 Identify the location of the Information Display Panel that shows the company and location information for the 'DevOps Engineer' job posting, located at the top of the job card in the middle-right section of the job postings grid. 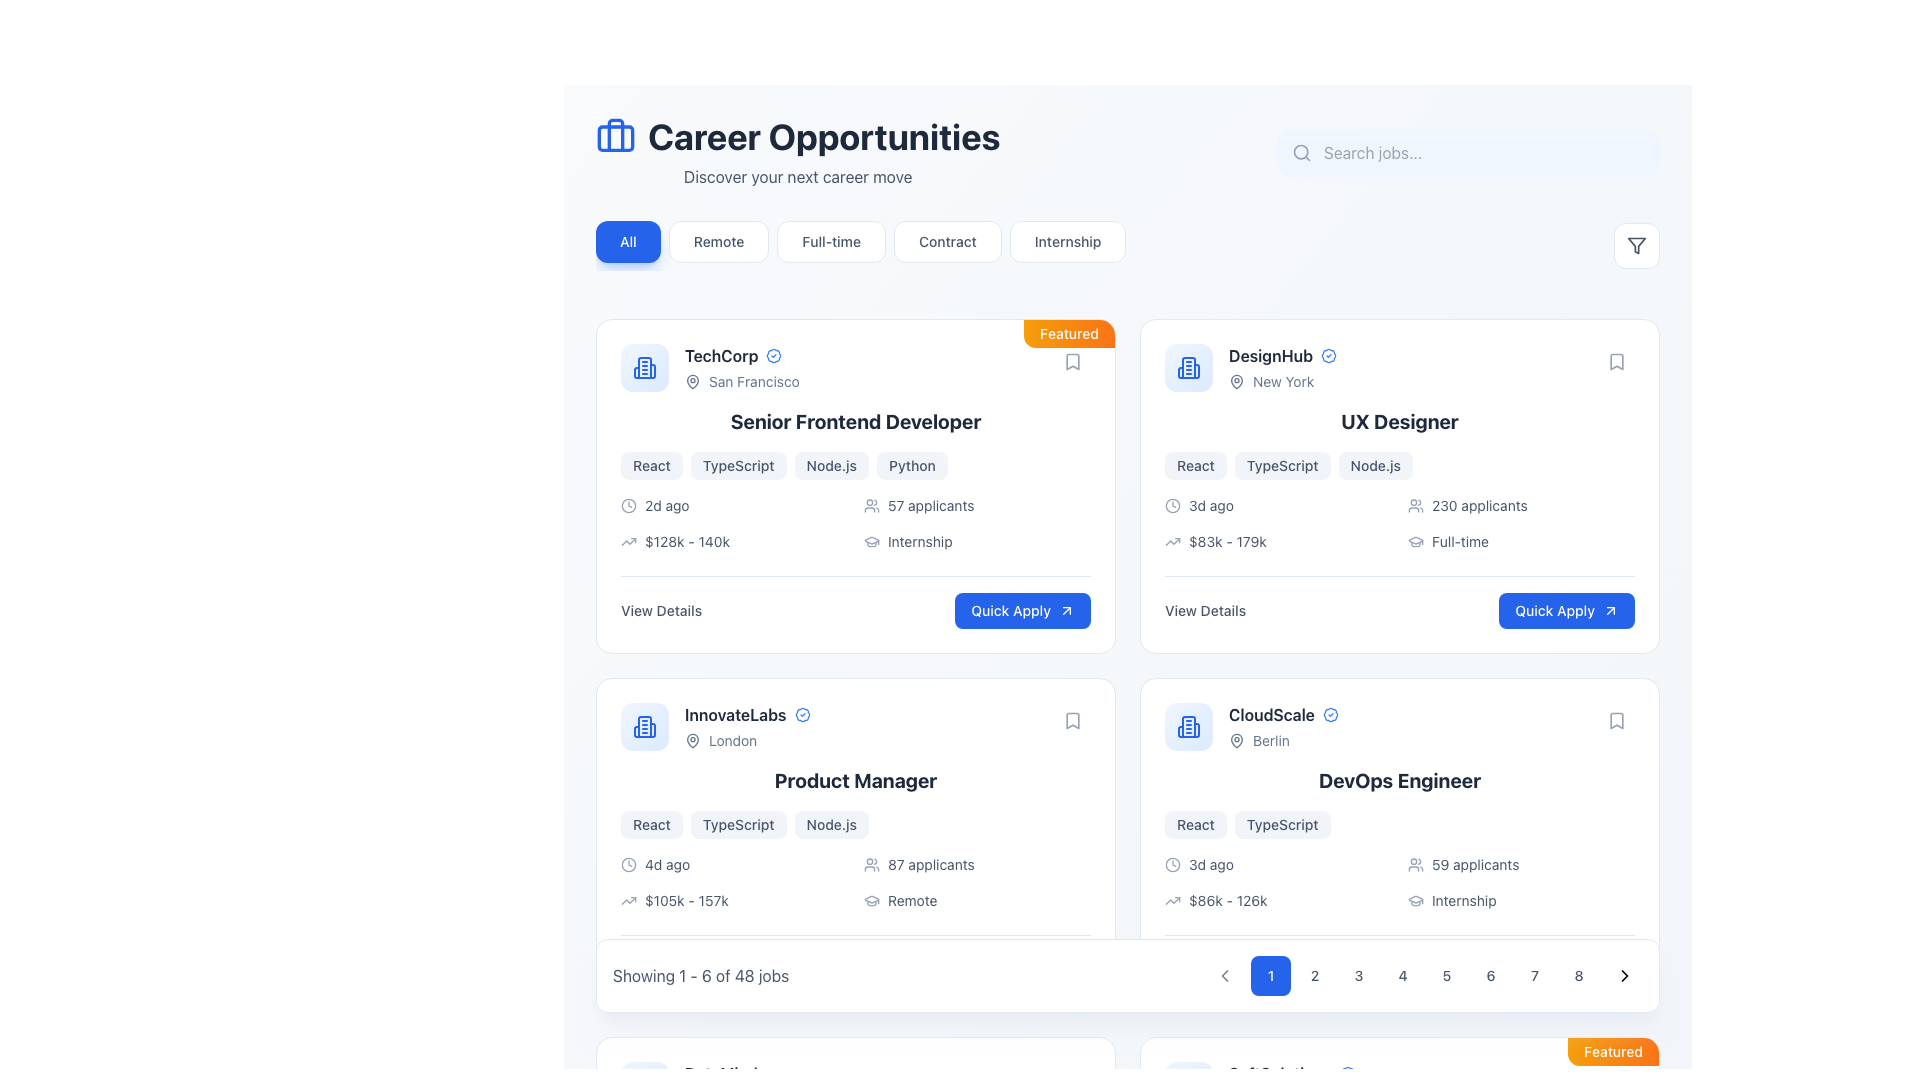
(1399, 726).